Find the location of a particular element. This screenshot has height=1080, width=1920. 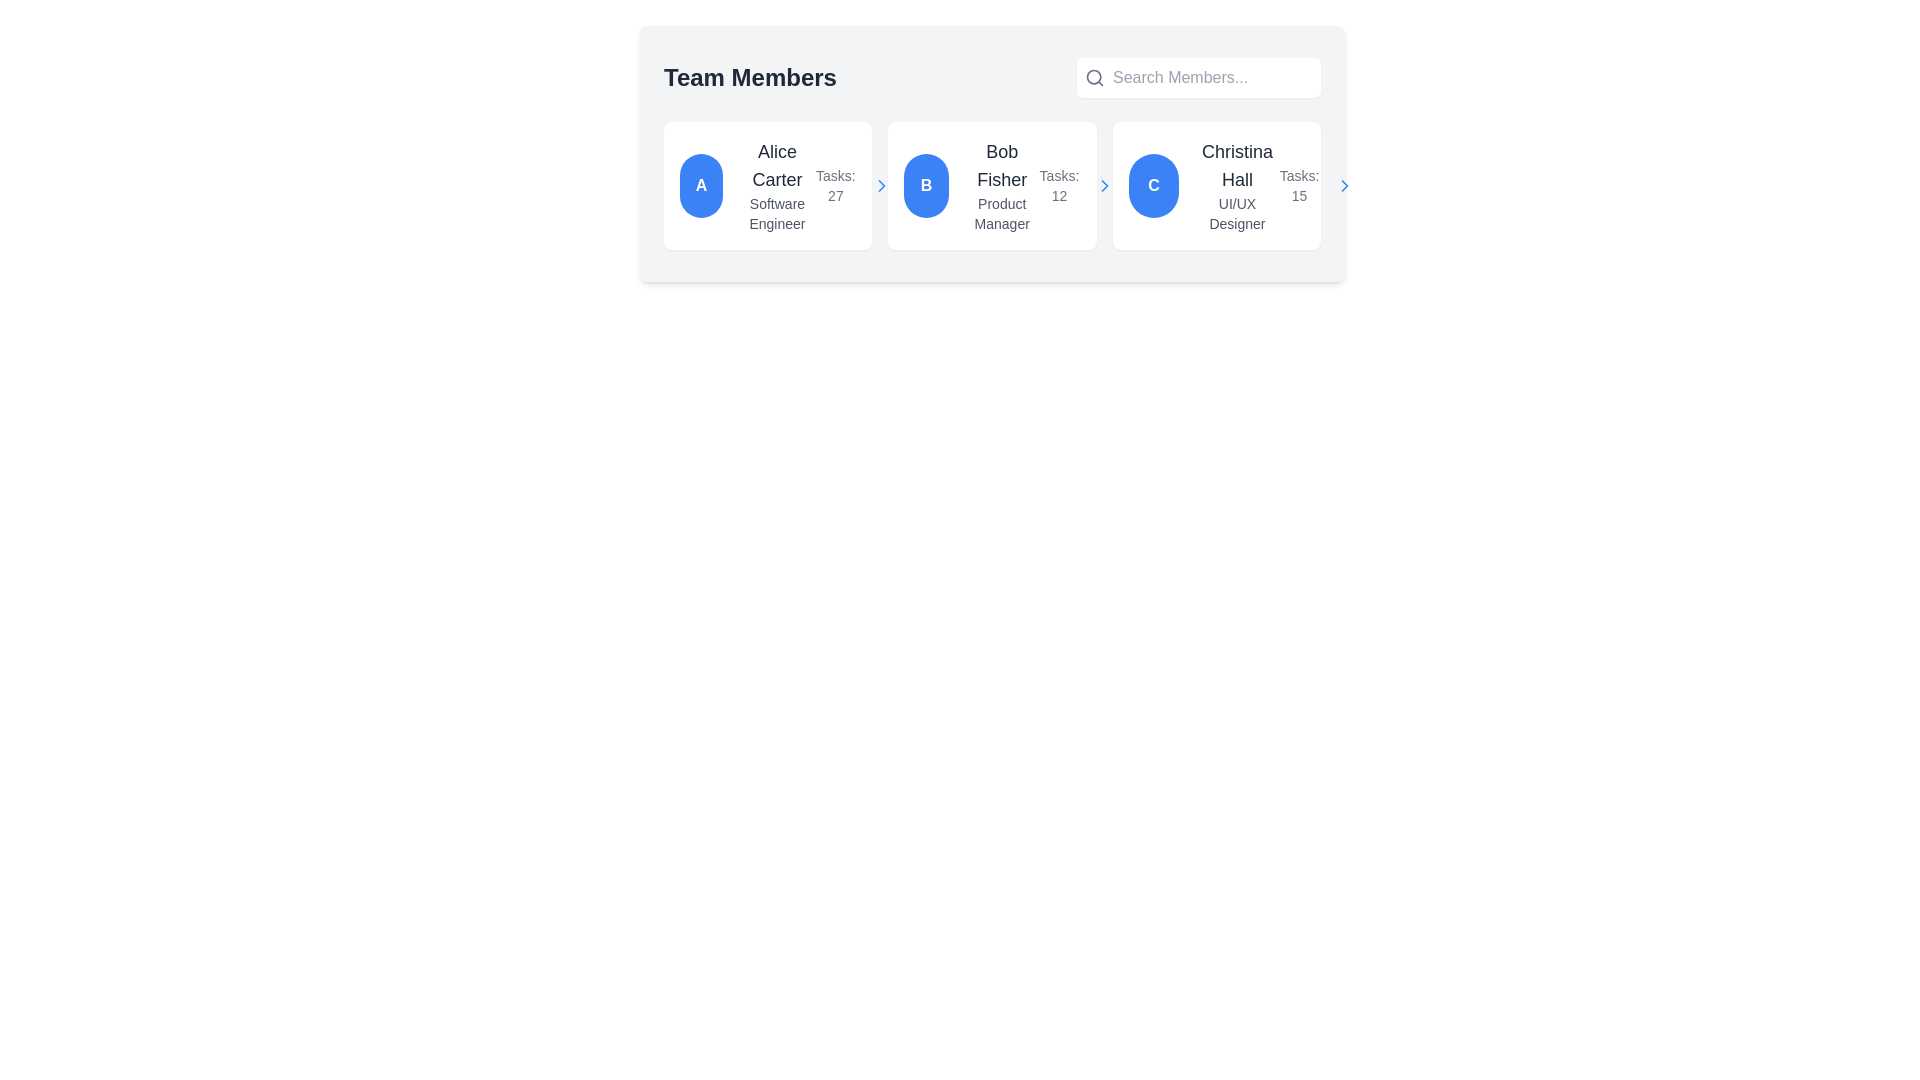

the graphic icon representing 'Alice Carter', located to the left of the text 'Alice Carter' and 'Software Engineer' is located at coordinates (701, 185).